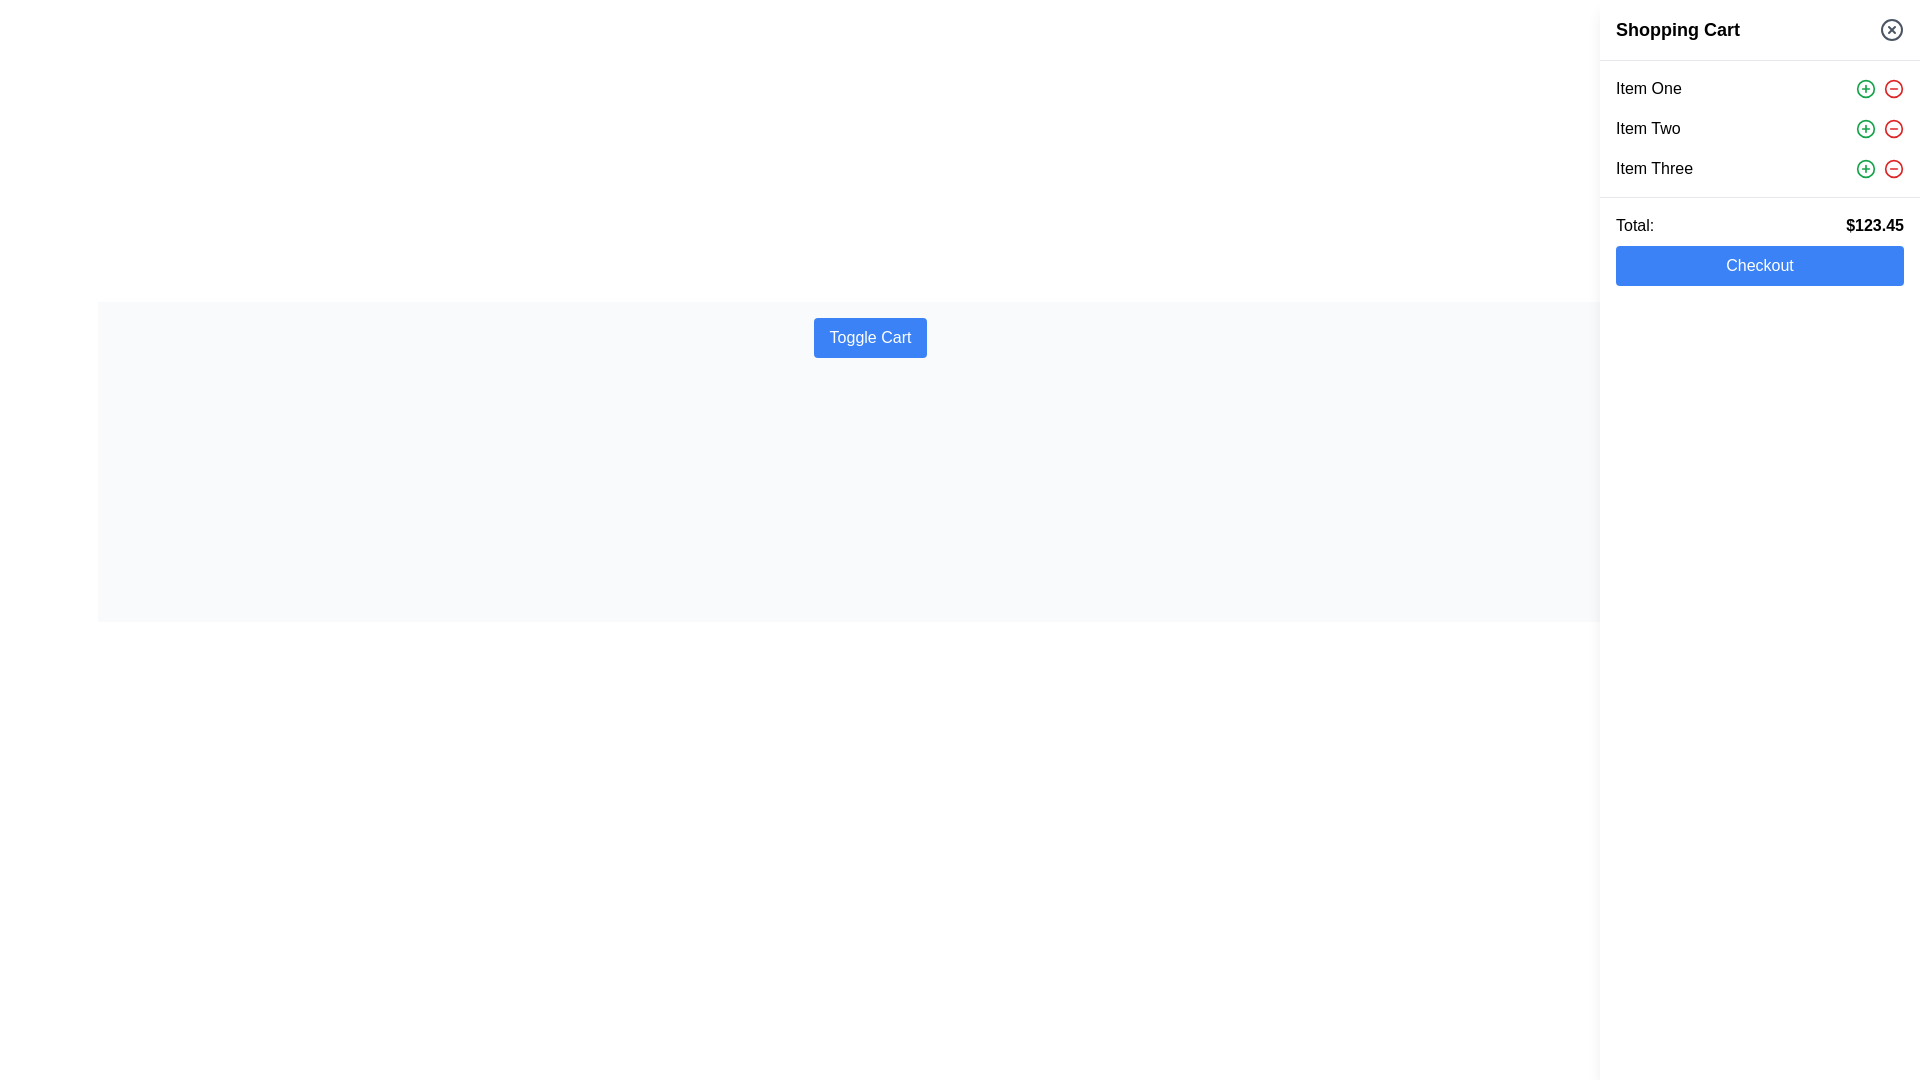 The height and width of the screenshot is (1080, 1920). What do you see at coordinates (1893, 128) in the screenshot?
I see `the button that removes 'Item Two' from the shopping cart` at bounding box center [1893, 128].